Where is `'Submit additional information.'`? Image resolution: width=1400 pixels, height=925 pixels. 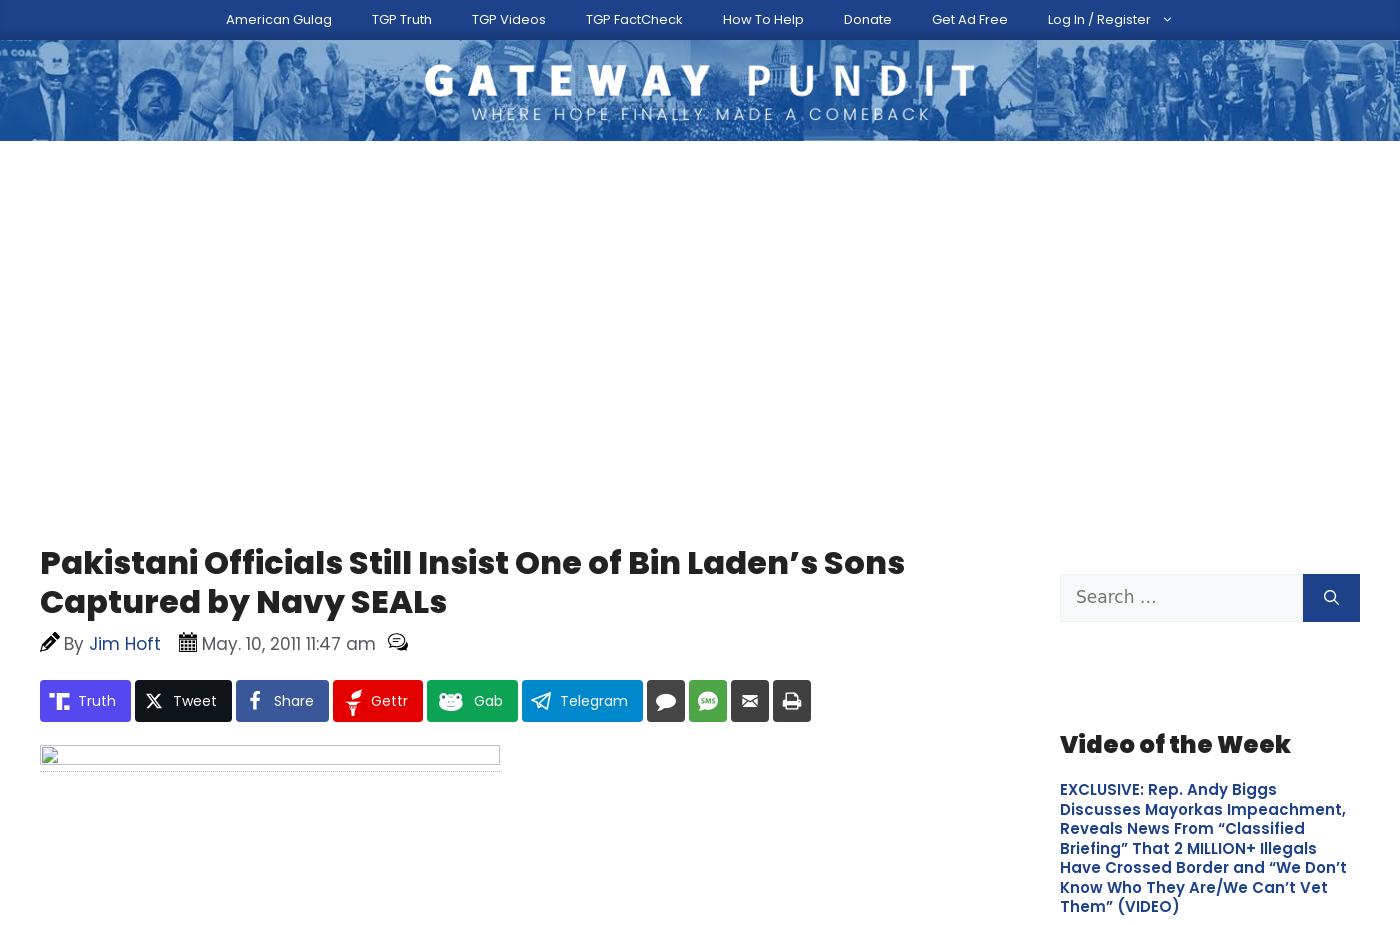
'Submit additional information.' is located at coordinates (40, 531).